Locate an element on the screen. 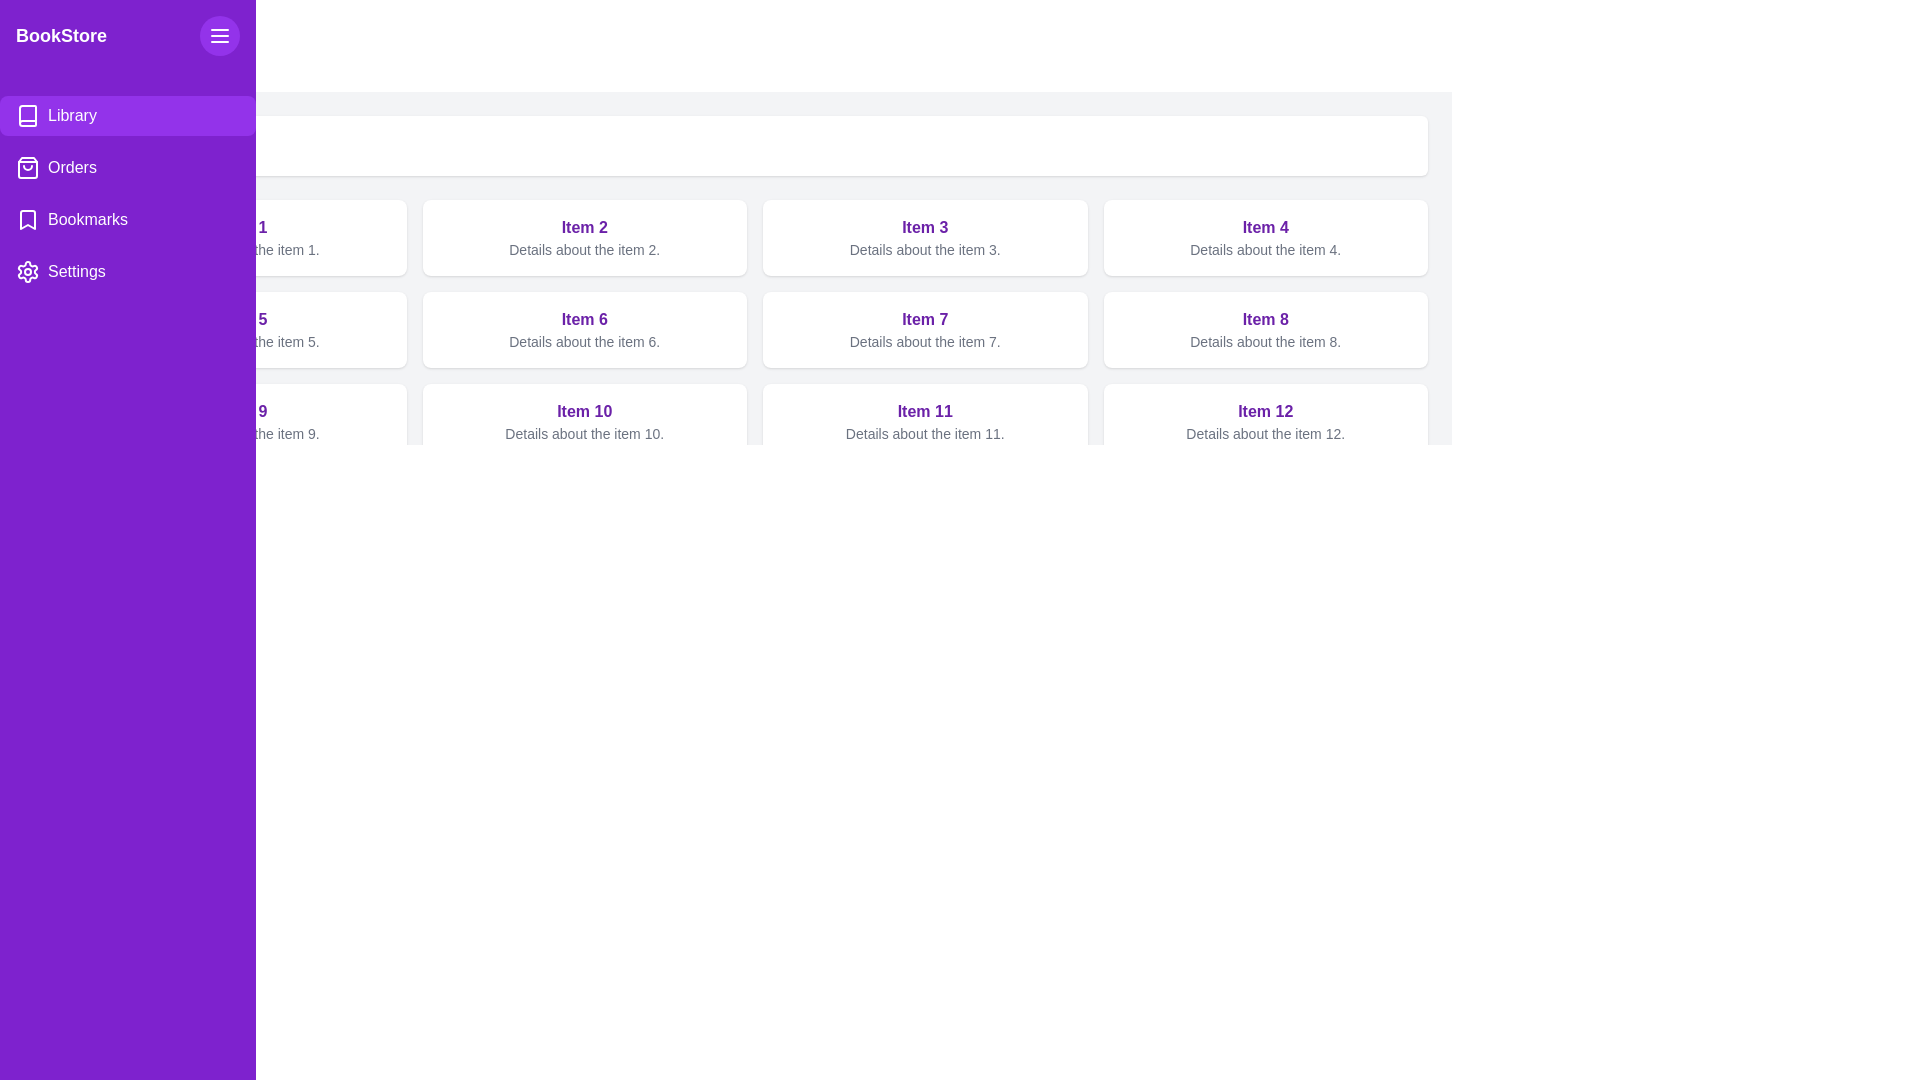  the text label that serves as the title of the card, which displays 'Item 10' and is located in the bottom row of a grid layout is located at coordinates (583, 411).